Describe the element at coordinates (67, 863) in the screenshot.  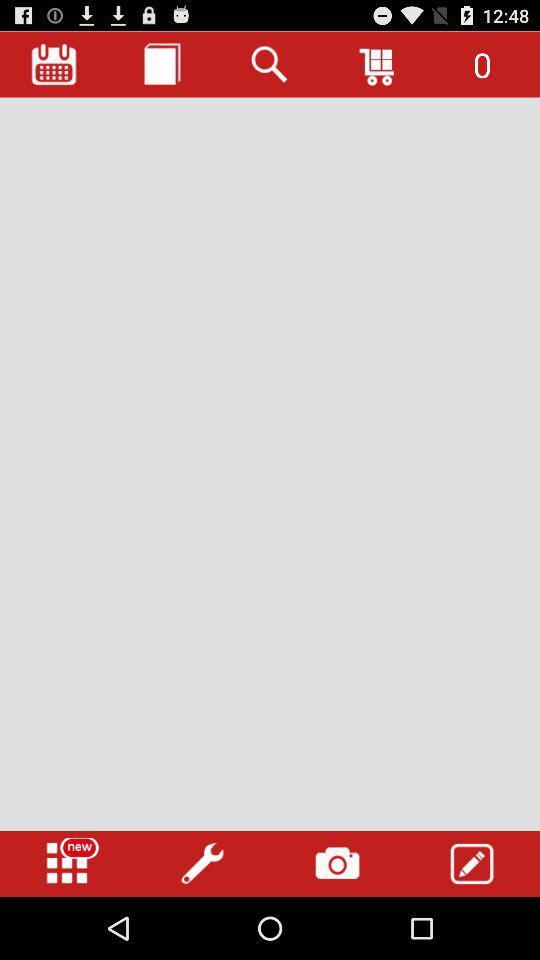
I see `menu selection` at that location.